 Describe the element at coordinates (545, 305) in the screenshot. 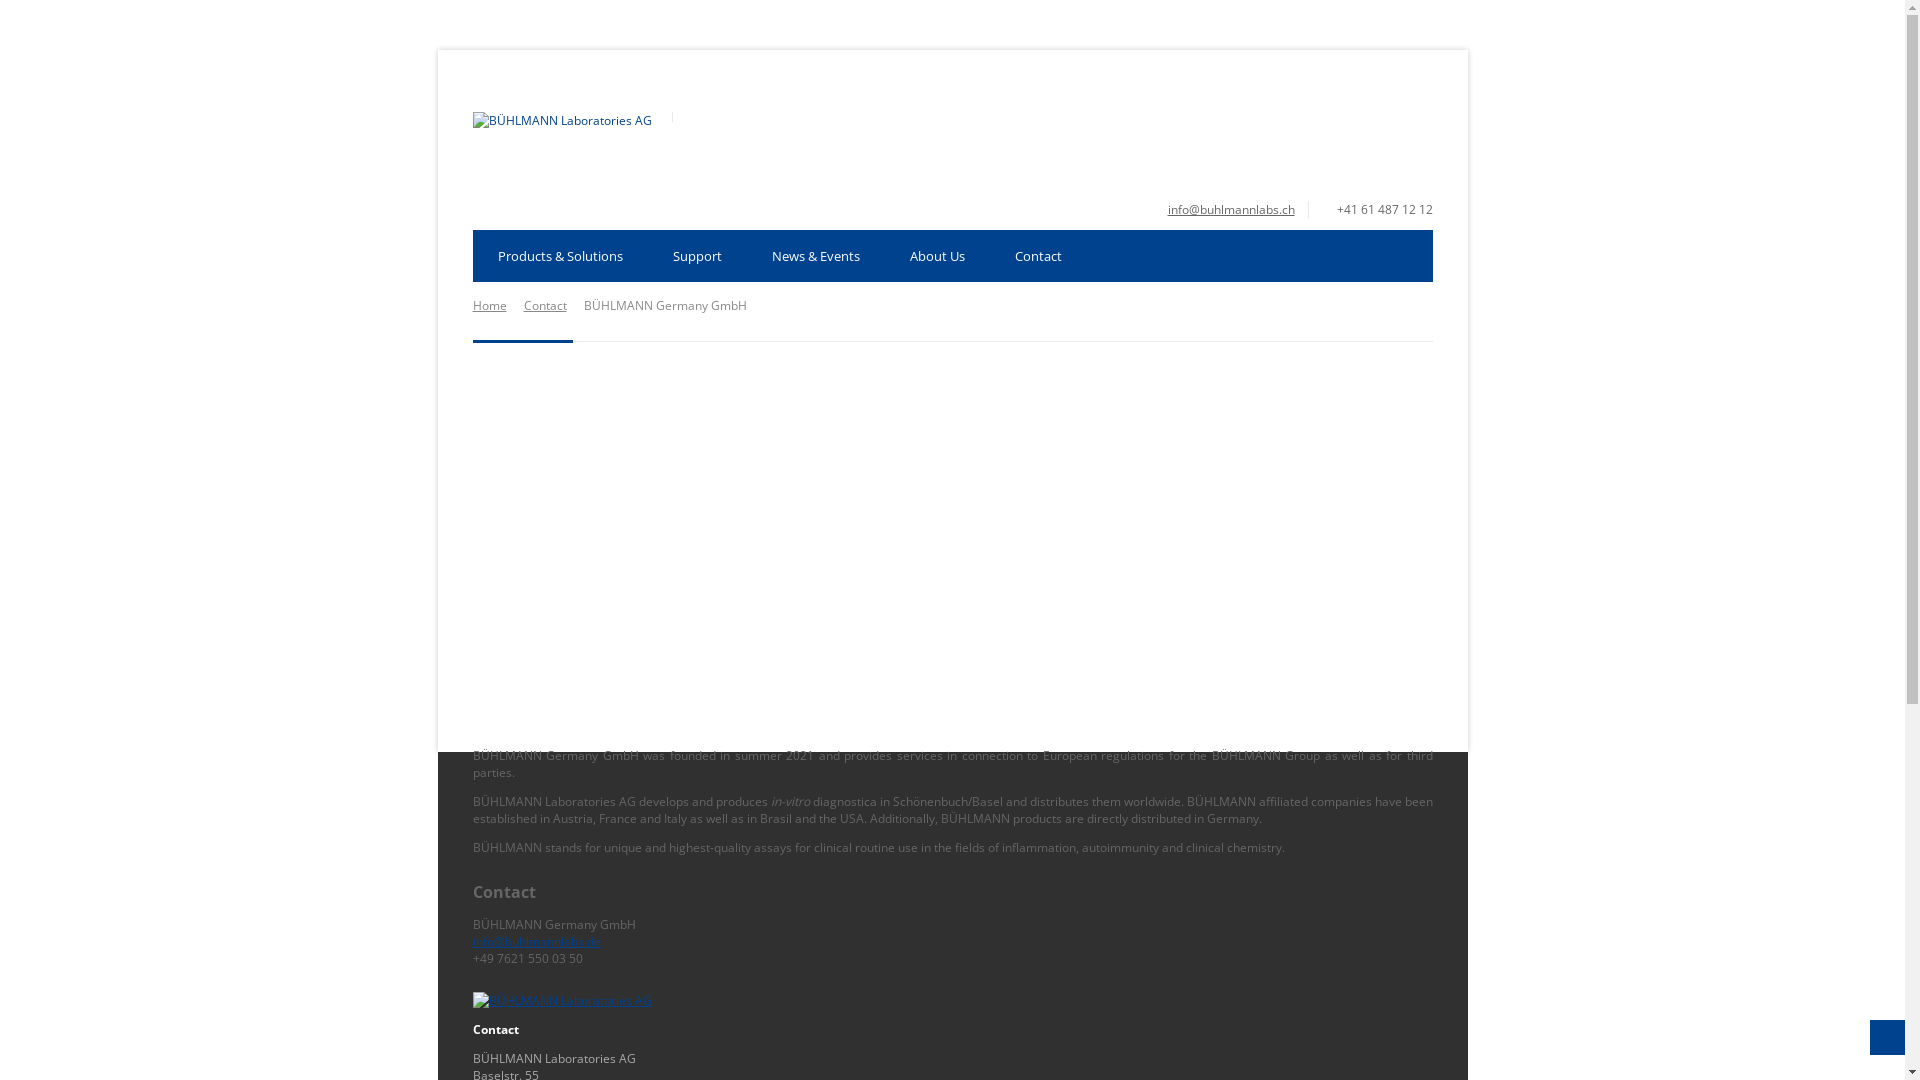

I see `'Contact'` at that location.